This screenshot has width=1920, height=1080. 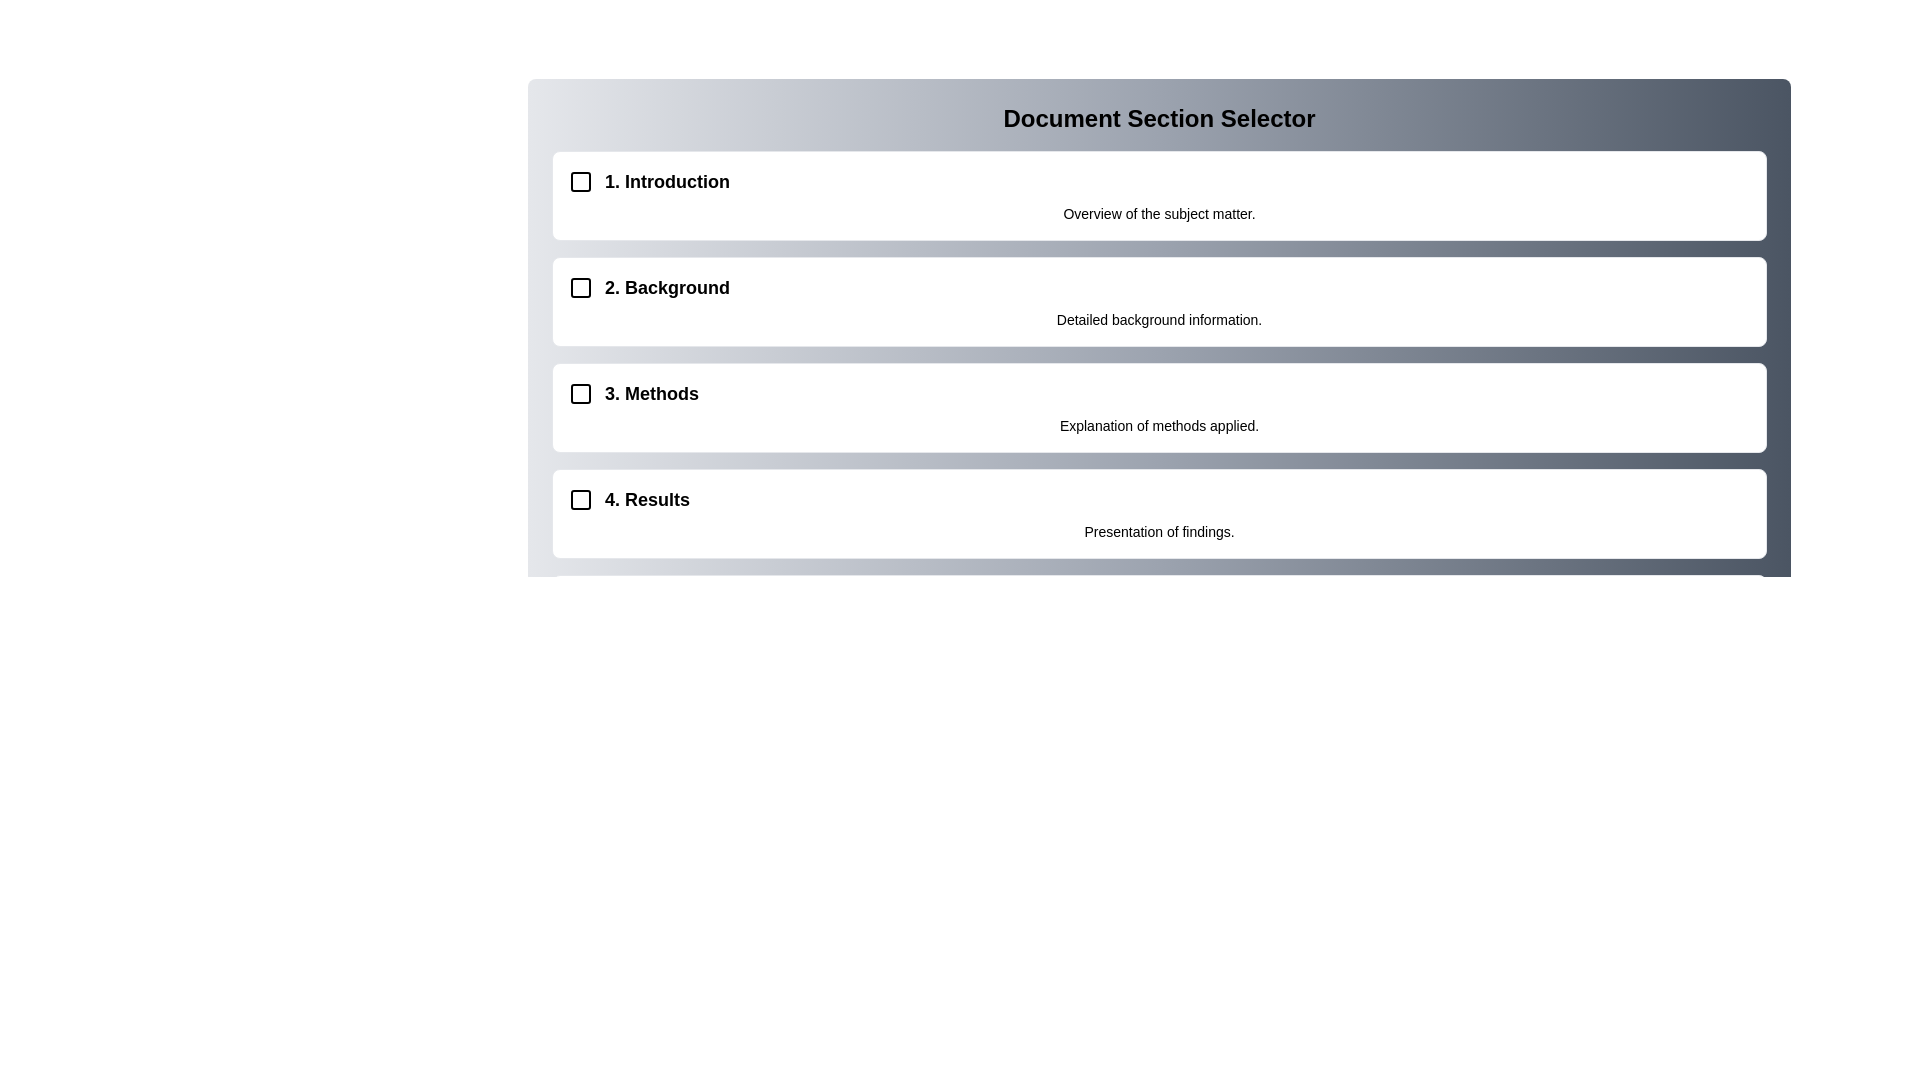 What do you see at coordinates (1159, 301) in the screenshot?
I see `the section card labeled 'Background' to view its content` at bounding box center [1159, 301].